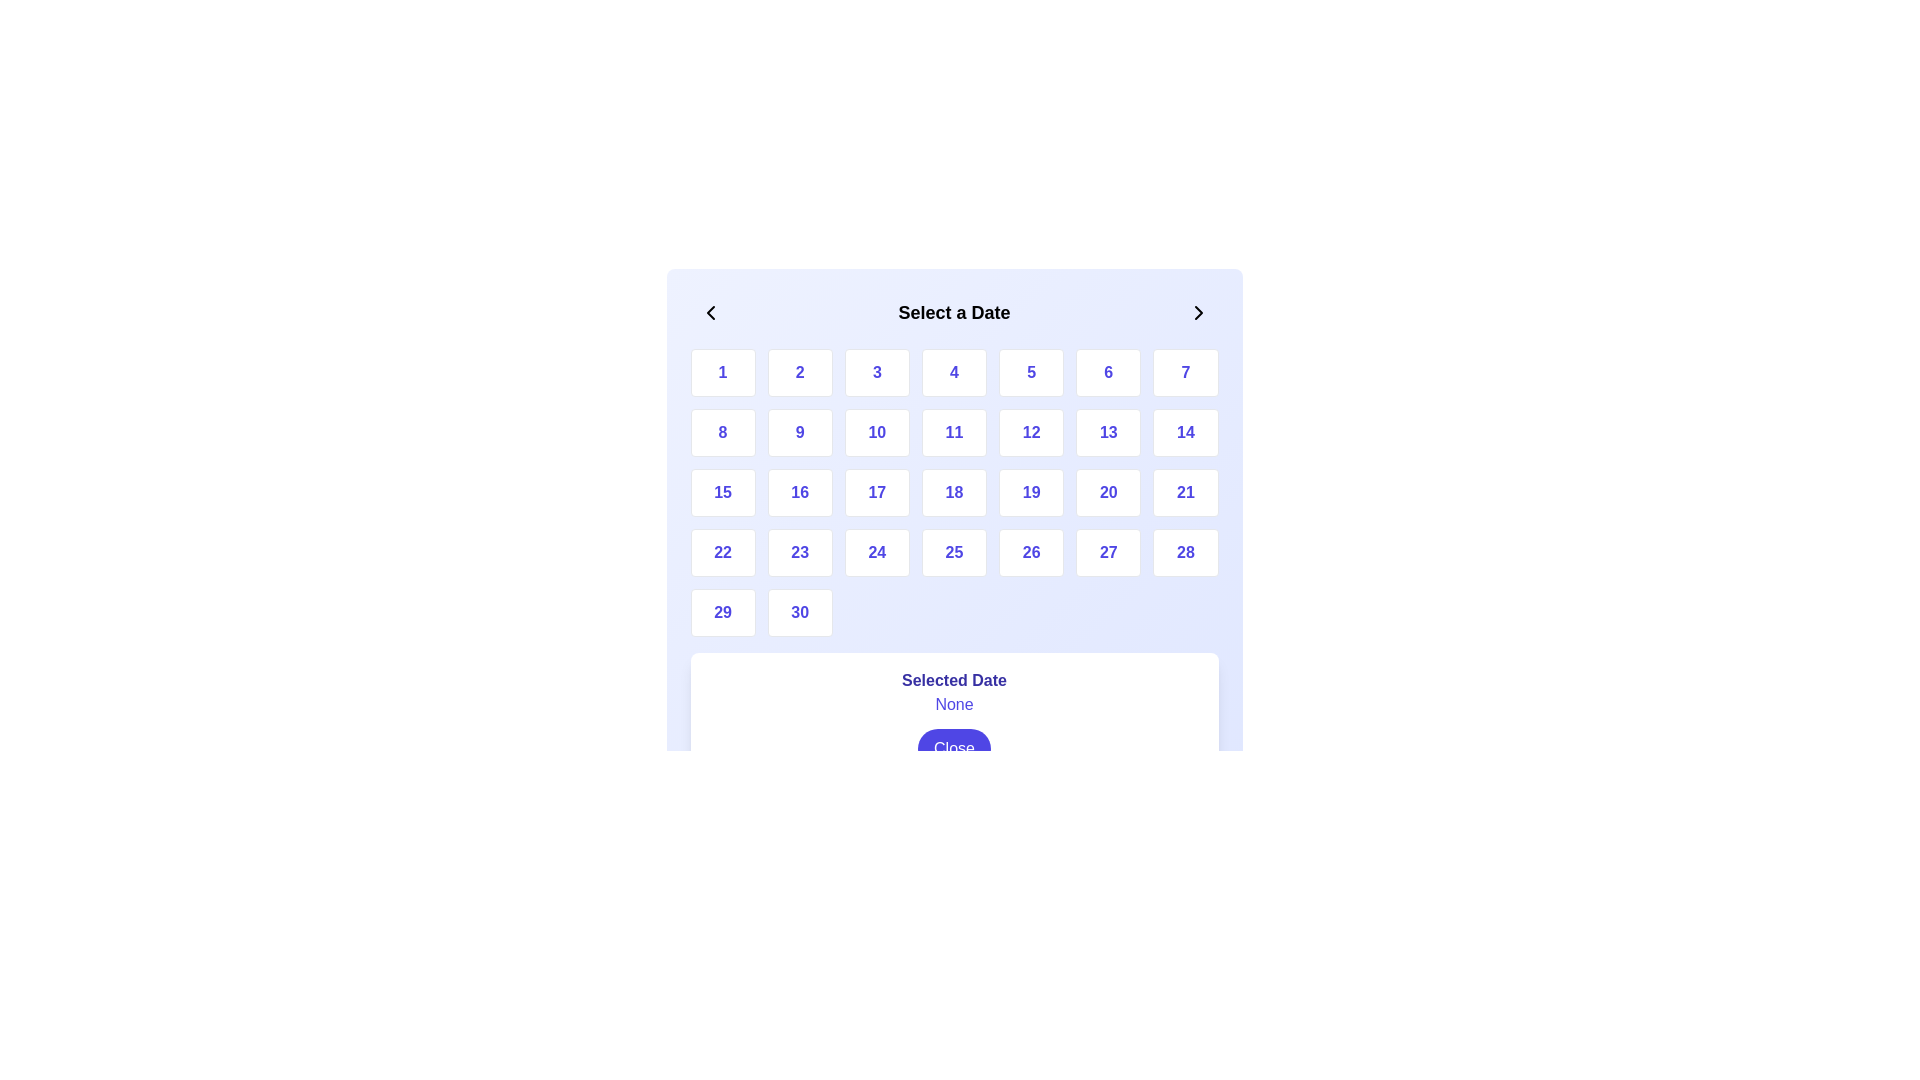 This screenshot has height=1080, width=1920. I want to click on the white rectangular button with rounded edges containing the number '27' in indigo text, so click(1107, 552).